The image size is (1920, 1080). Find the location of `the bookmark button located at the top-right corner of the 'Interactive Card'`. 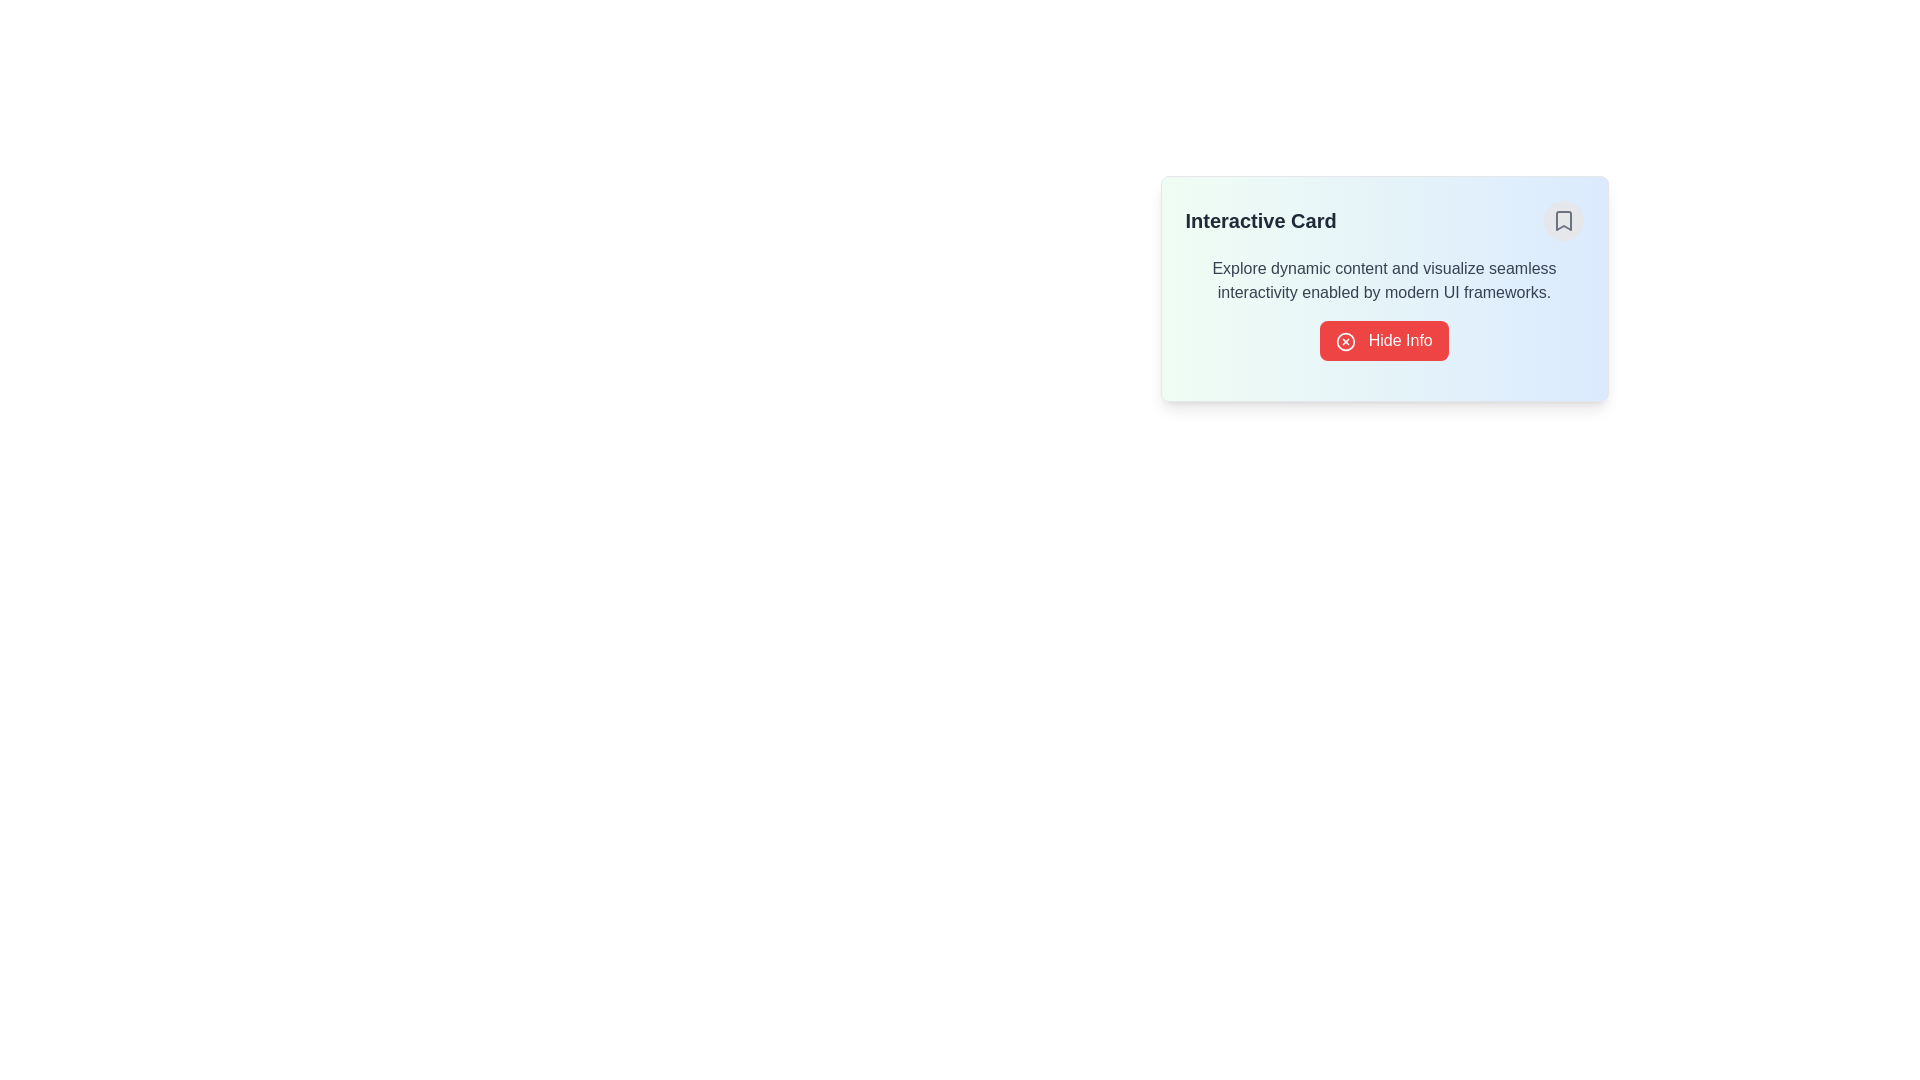

the bookmark button located at the top-right corner of the 'Interactive Card' is located at coordinates (1562, 220).